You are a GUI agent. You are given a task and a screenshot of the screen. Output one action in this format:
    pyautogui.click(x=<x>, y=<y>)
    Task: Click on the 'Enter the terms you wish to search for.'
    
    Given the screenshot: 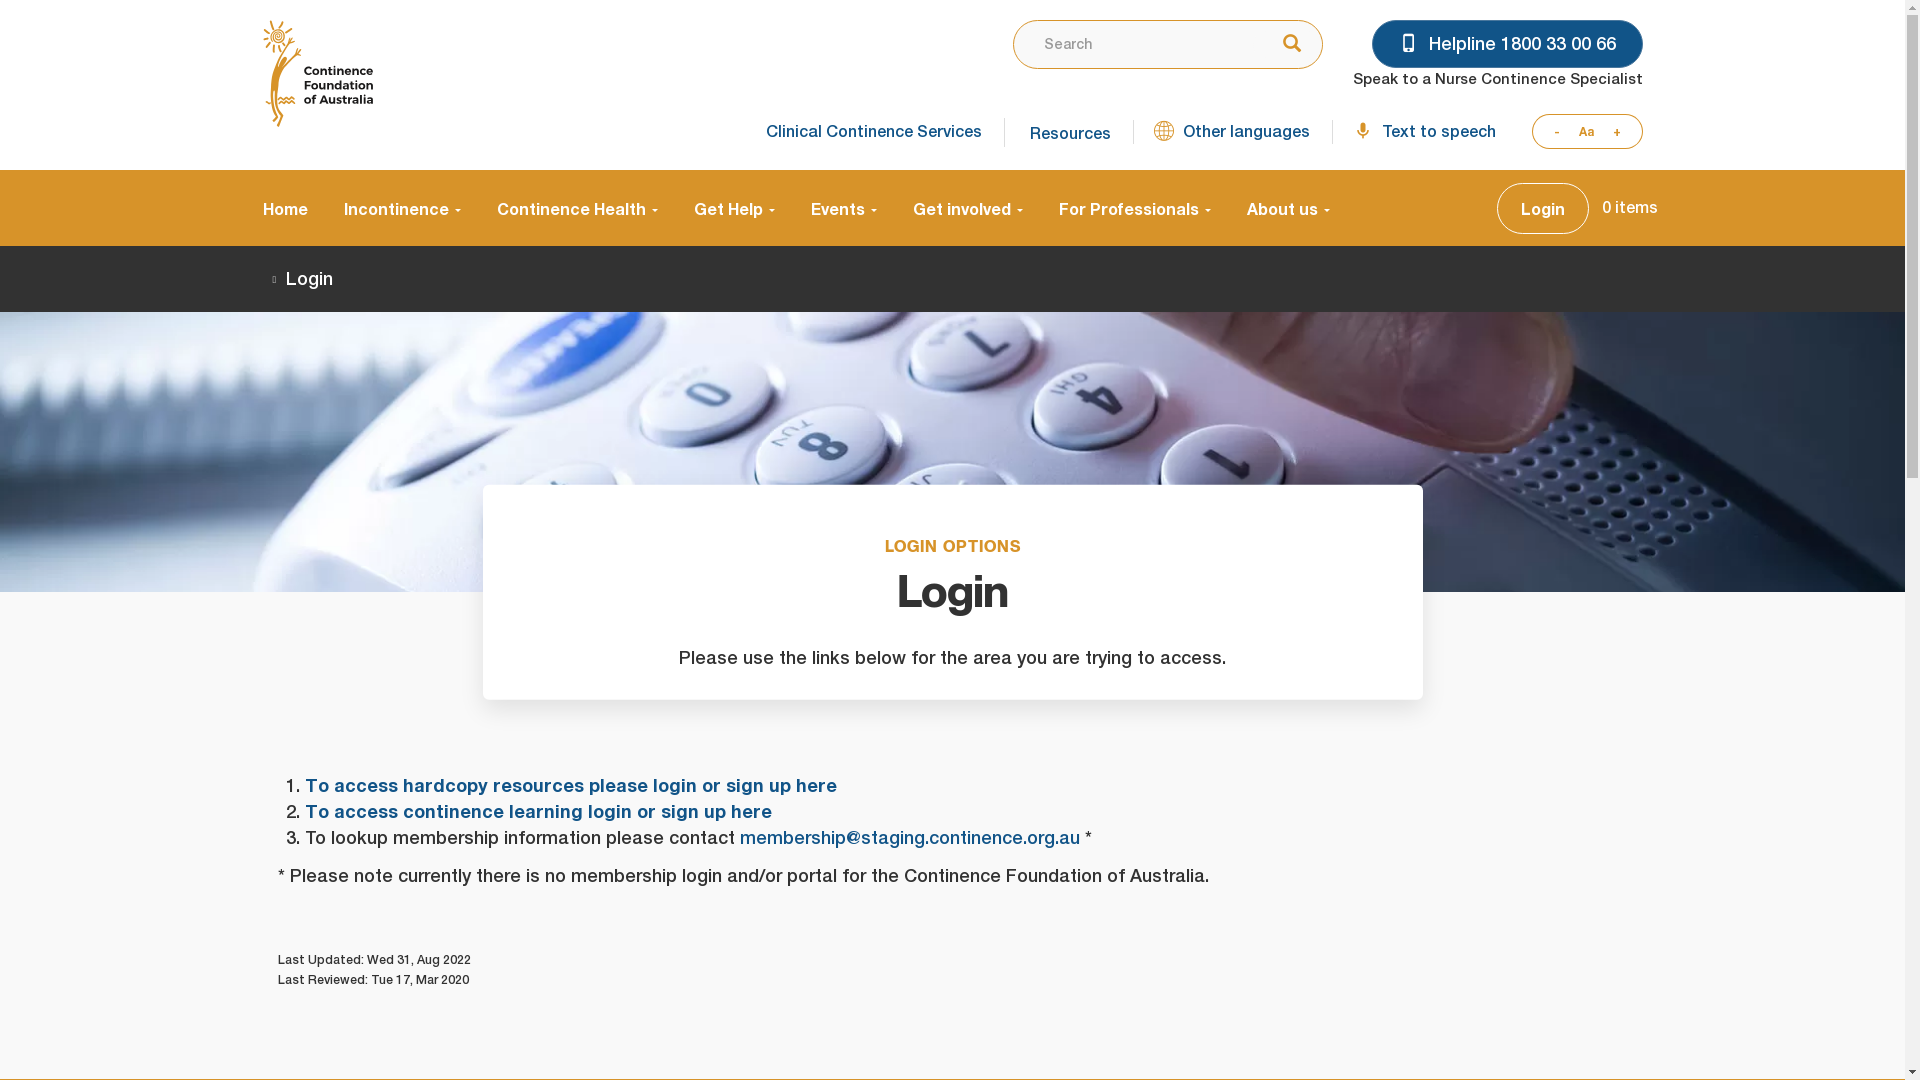 What is the action you would take?
    pyautogui.click(x=1133, y=44)
    